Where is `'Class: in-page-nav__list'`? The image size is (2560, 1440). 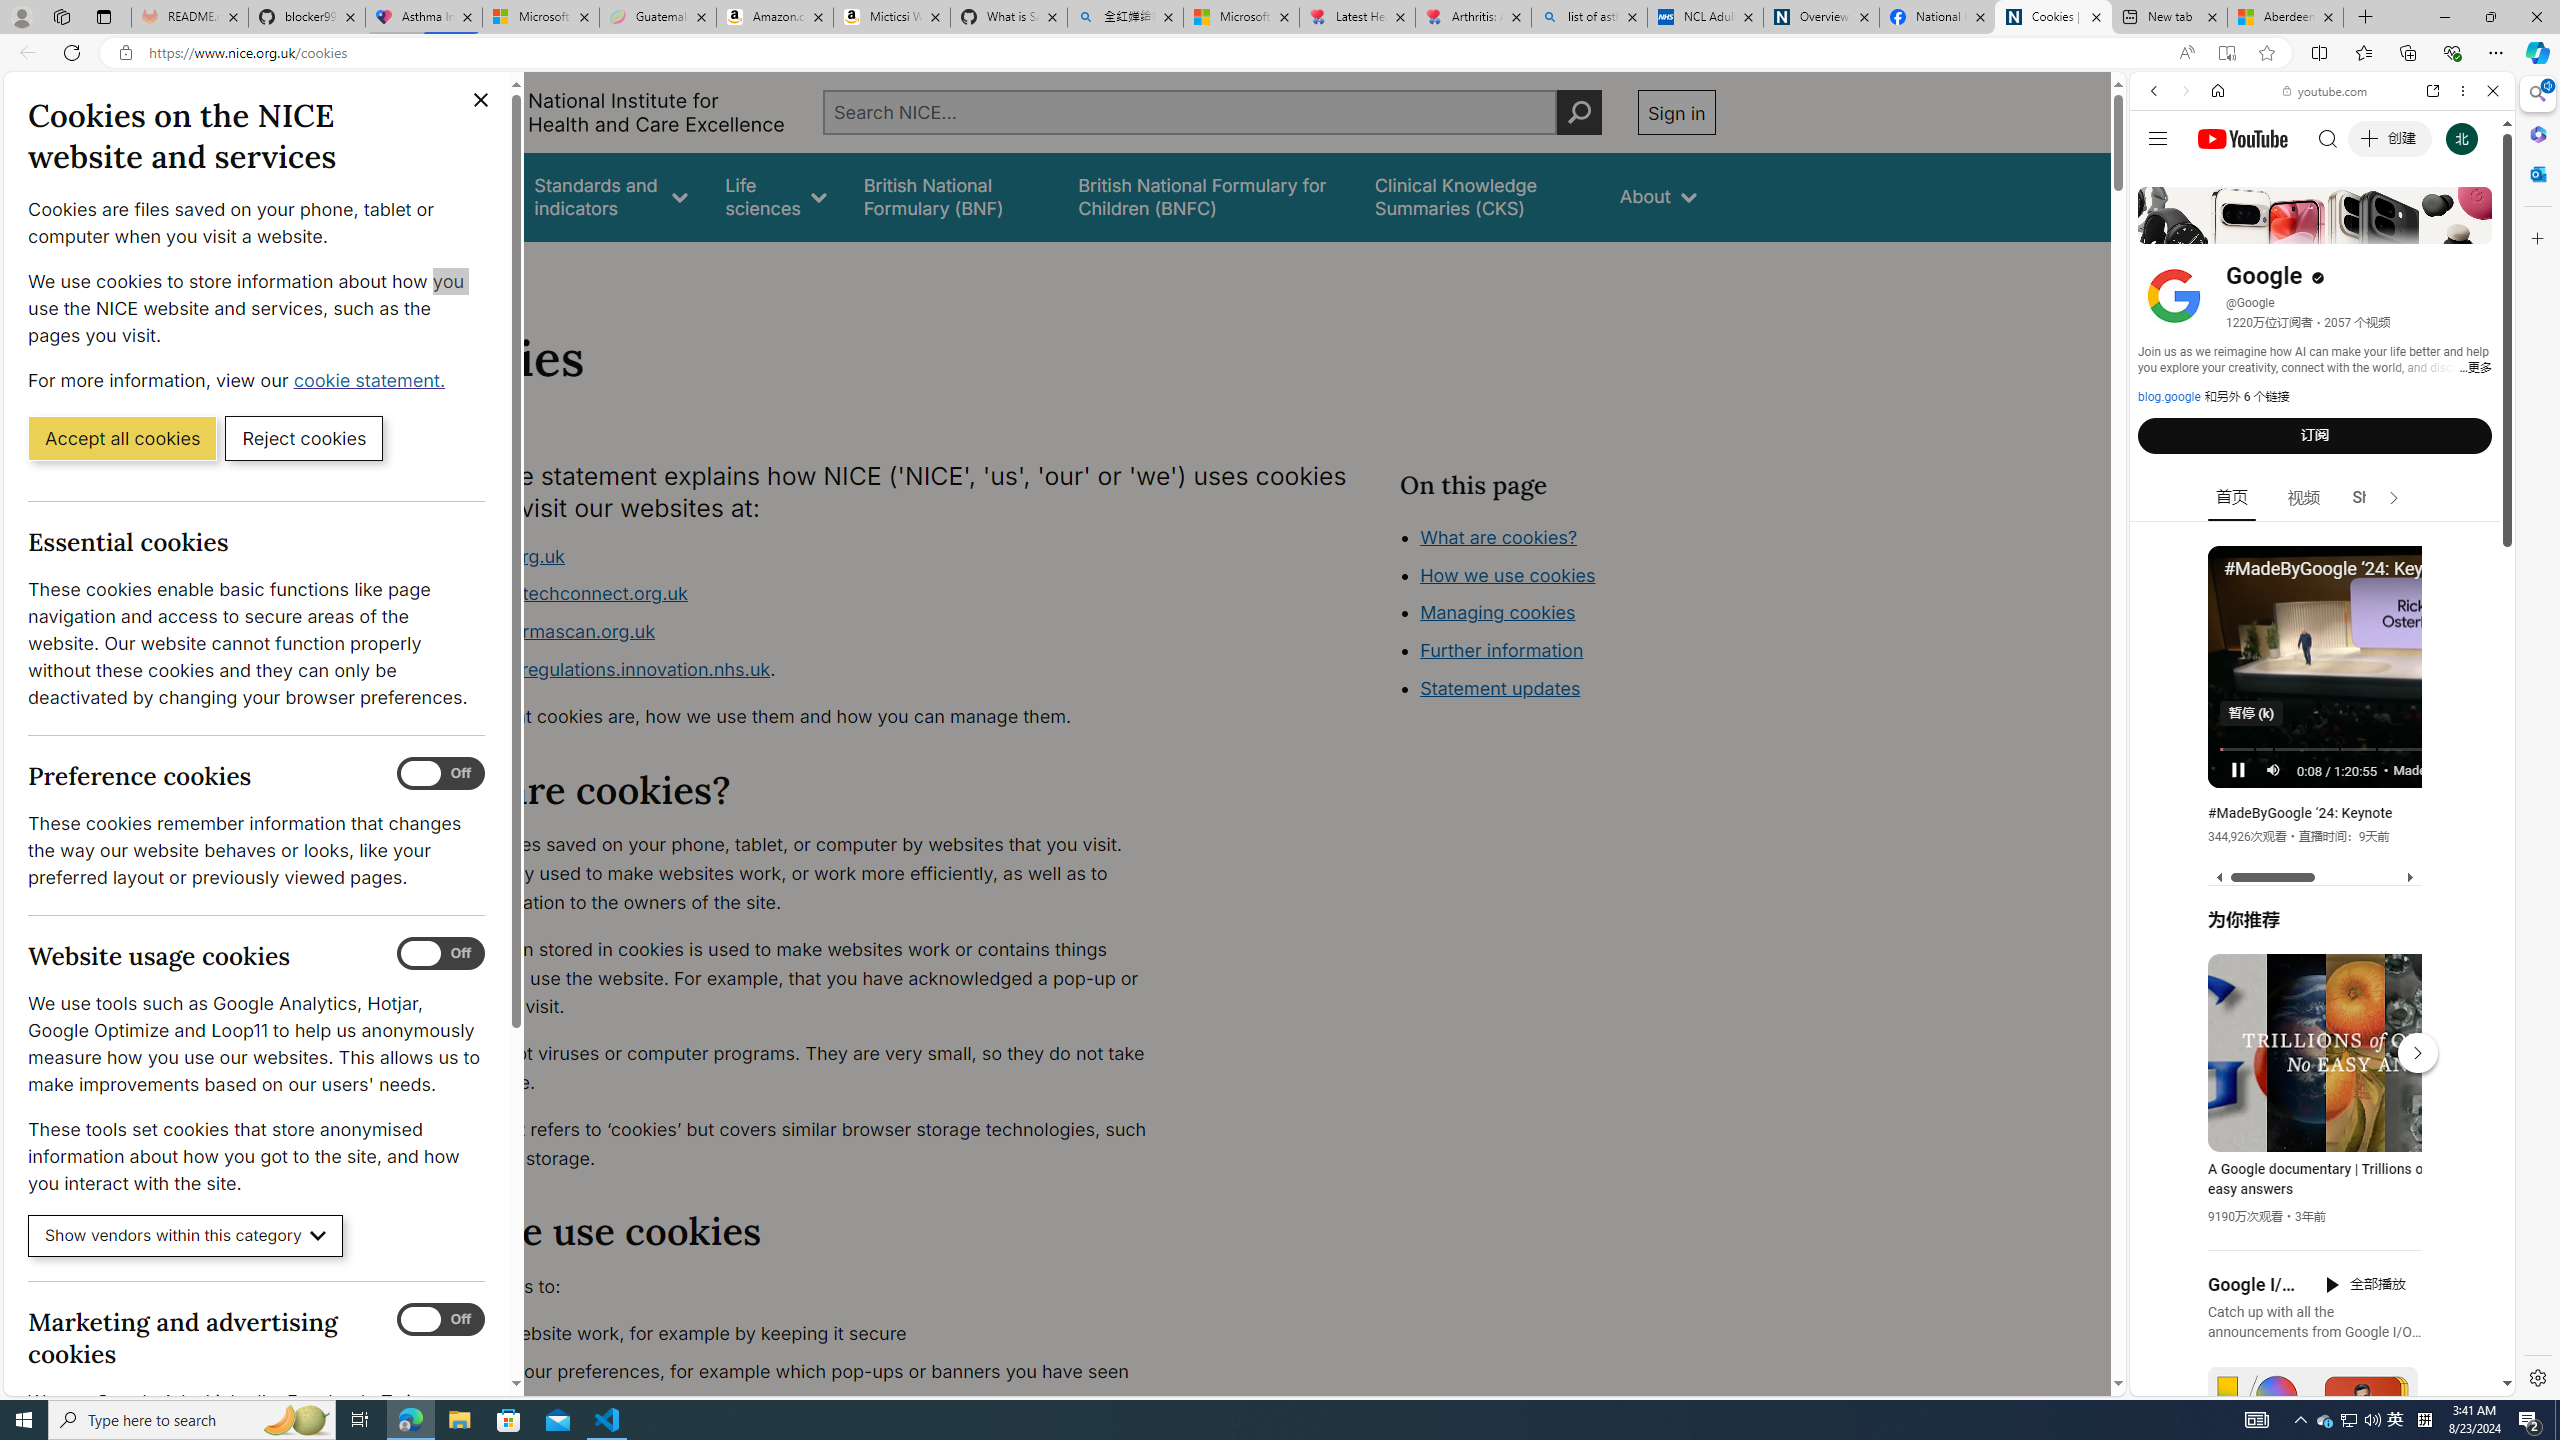 'Class: in-page-nav__list' is located at coordinates (1556, 614).